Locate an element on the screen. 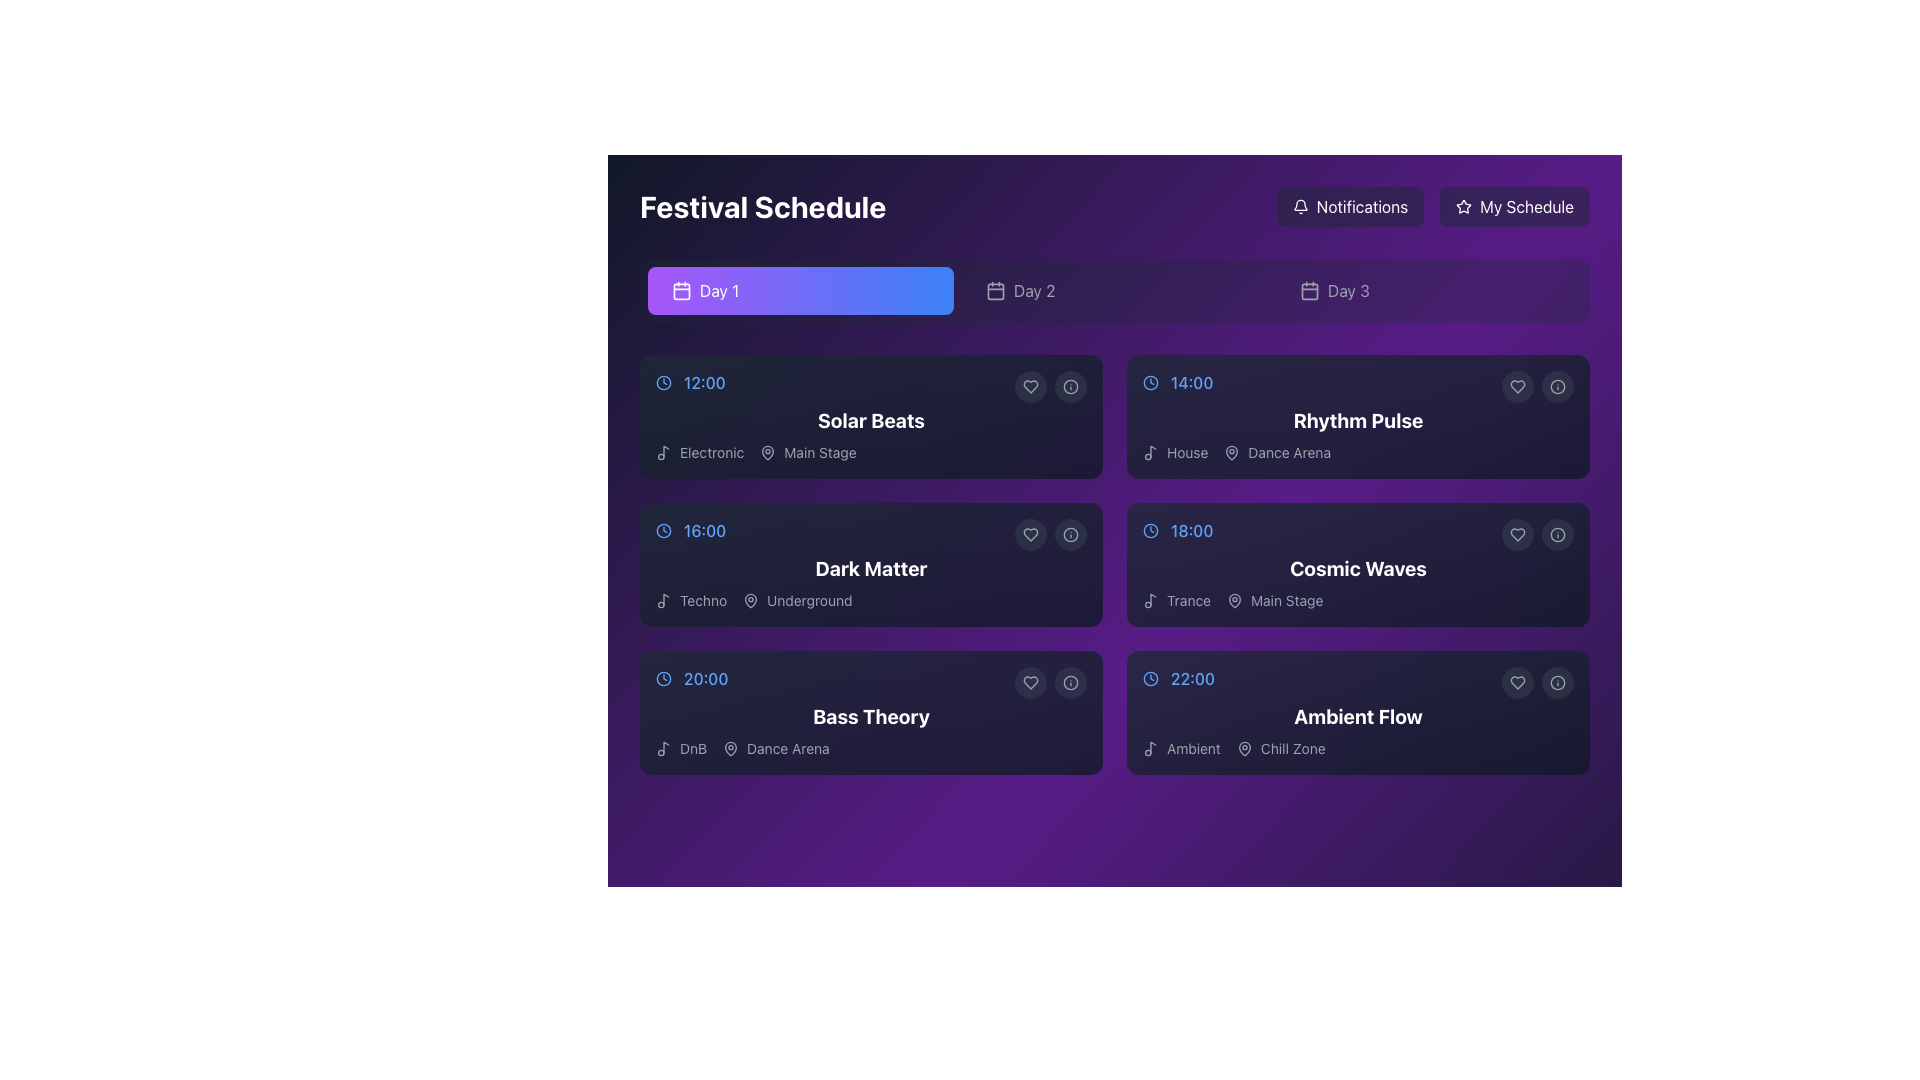  the map pin icon, which is styled with a rounded contour and a bottom-centered tip, located on the left side of the card labeled 'Dark Matter' in the schedule layout is located at coordinates (750, 600).